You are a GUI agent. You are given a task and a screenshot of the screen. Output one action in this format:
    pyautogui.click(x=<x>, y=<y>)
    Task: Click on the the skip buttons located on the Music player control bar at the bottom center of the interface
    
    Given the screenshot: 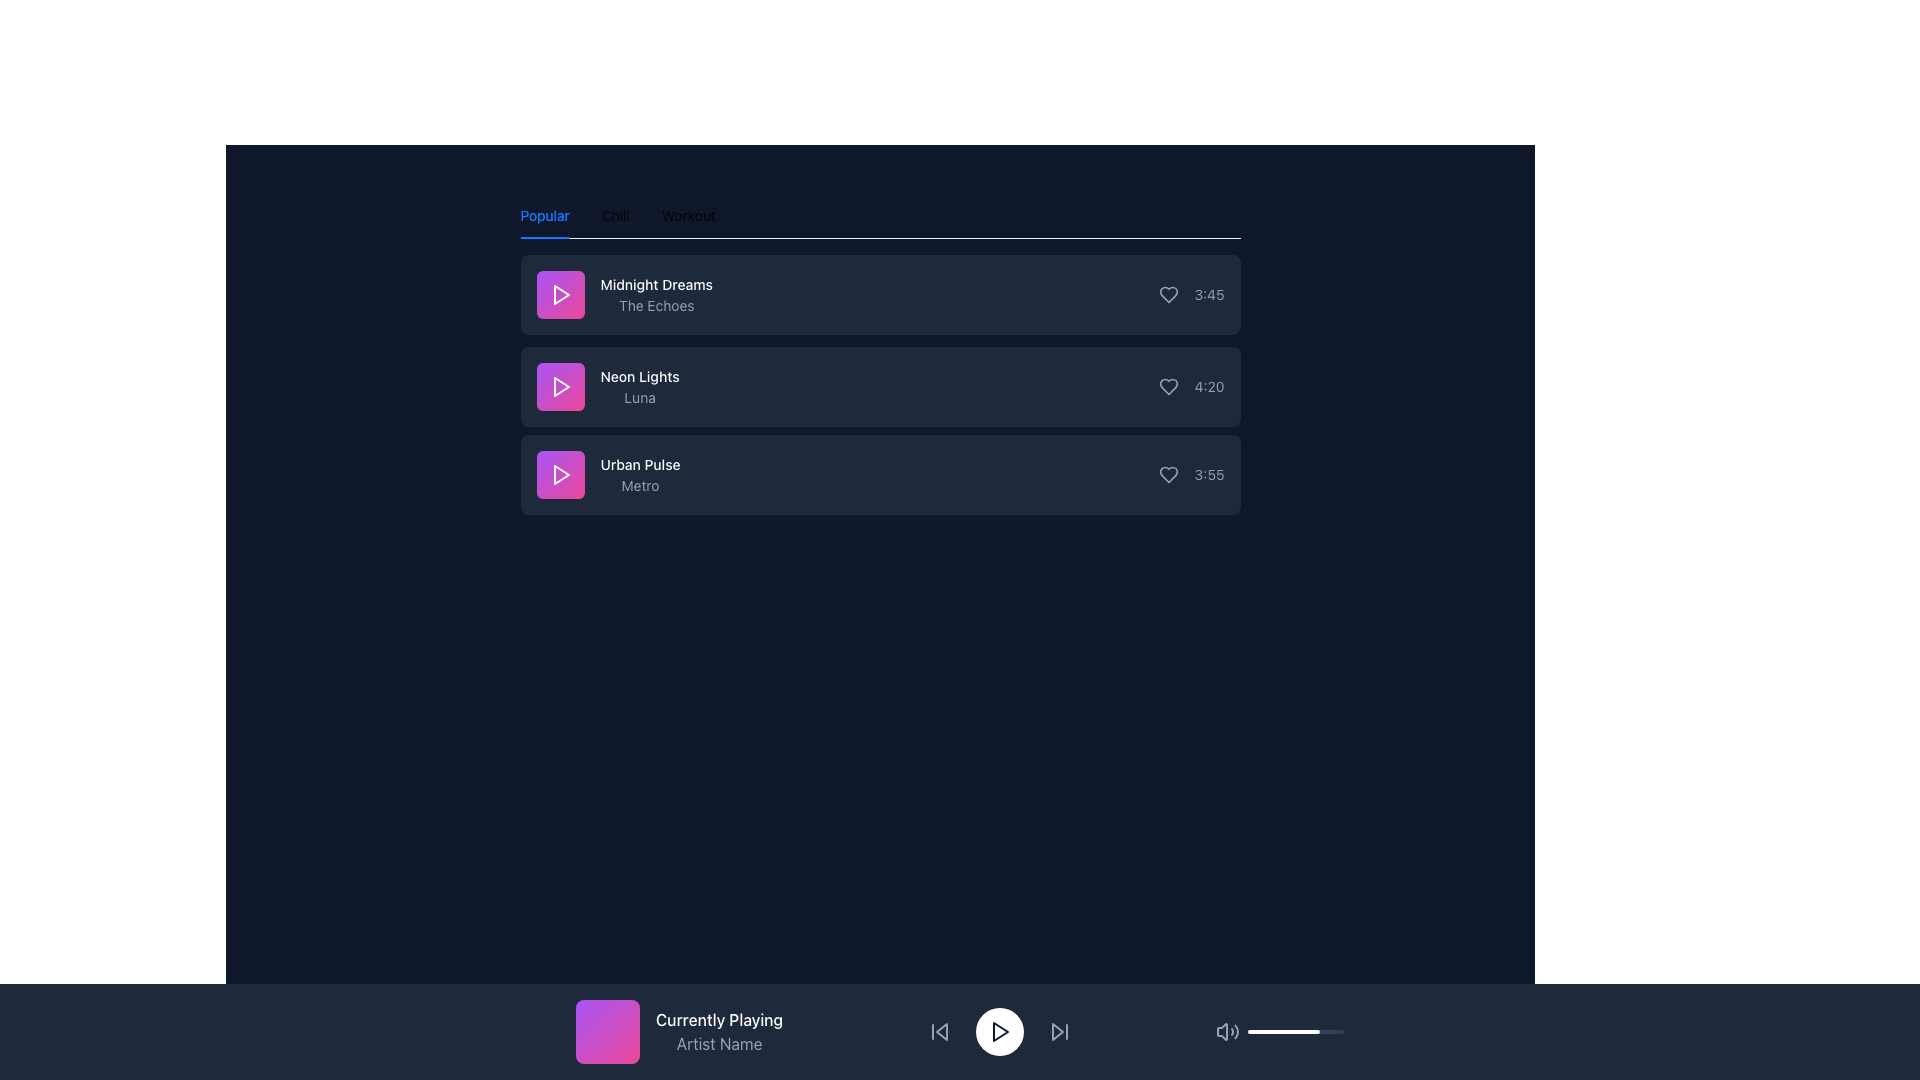 What is the action you would take?
    pyautogui.click(x=960, y=1032)
    